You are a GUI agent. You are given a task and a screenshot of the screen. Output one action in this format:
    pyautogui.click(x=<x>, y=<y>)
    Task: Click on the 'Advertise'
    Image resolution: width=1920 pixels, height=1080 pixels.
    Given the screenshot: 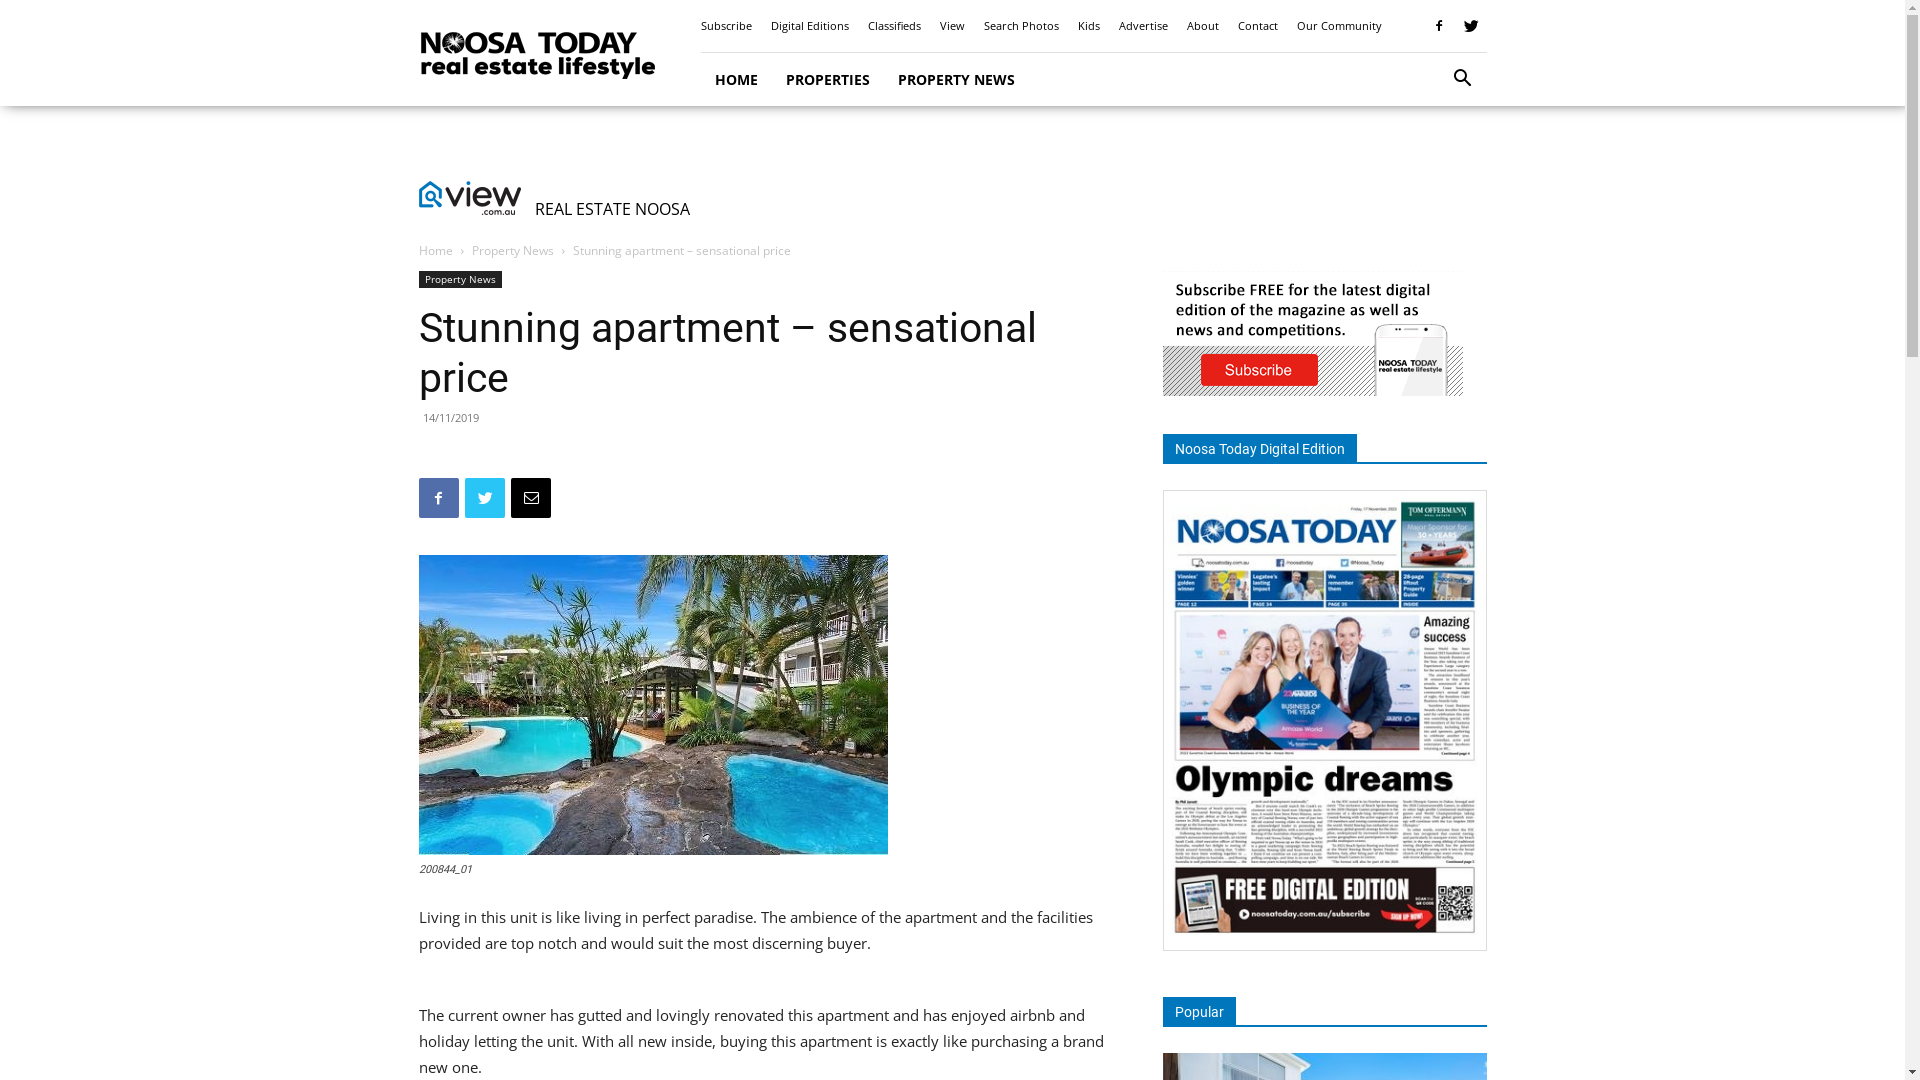 What is the action you would take?
    pyautogui.click(x=1142, y=25)
    